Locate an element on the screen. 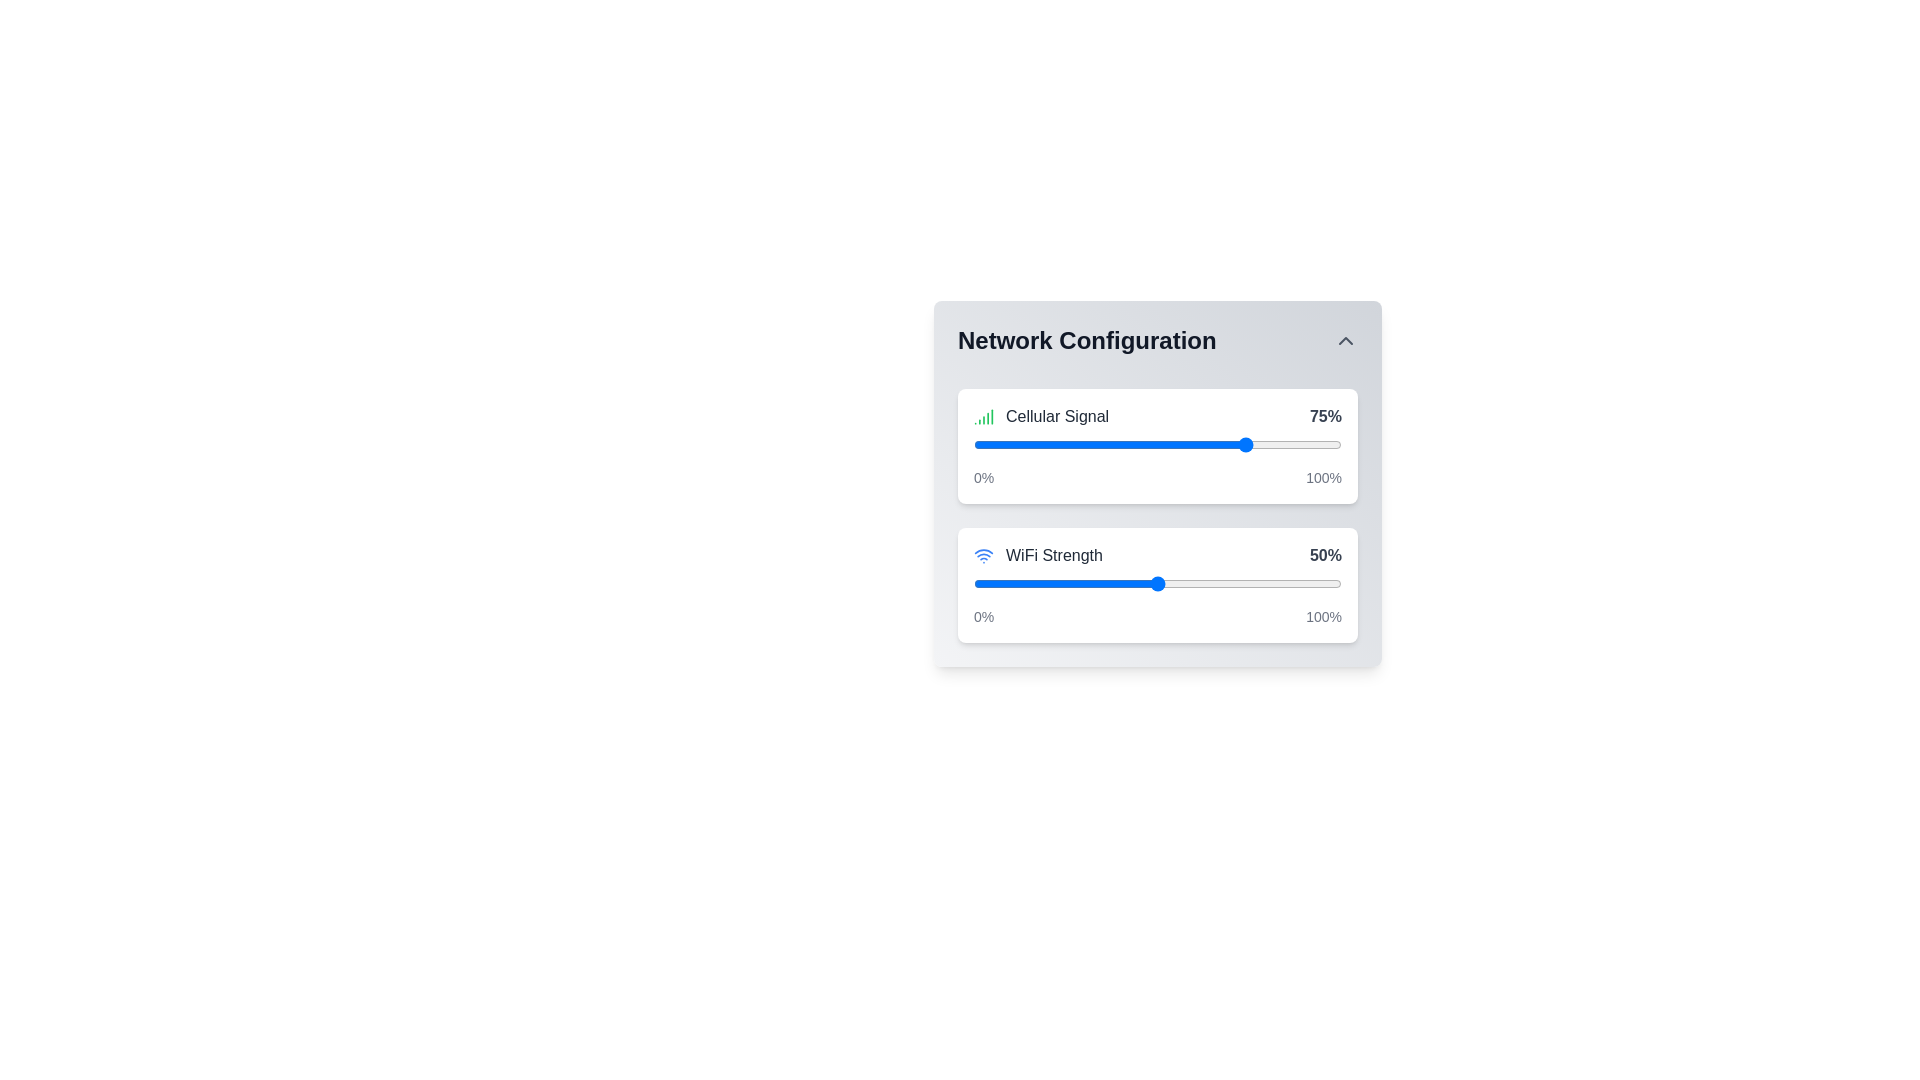 Image resolution: width=1920 pixels, height=1080 pixels. the WiFi strength is located at coordinates (984, 583).